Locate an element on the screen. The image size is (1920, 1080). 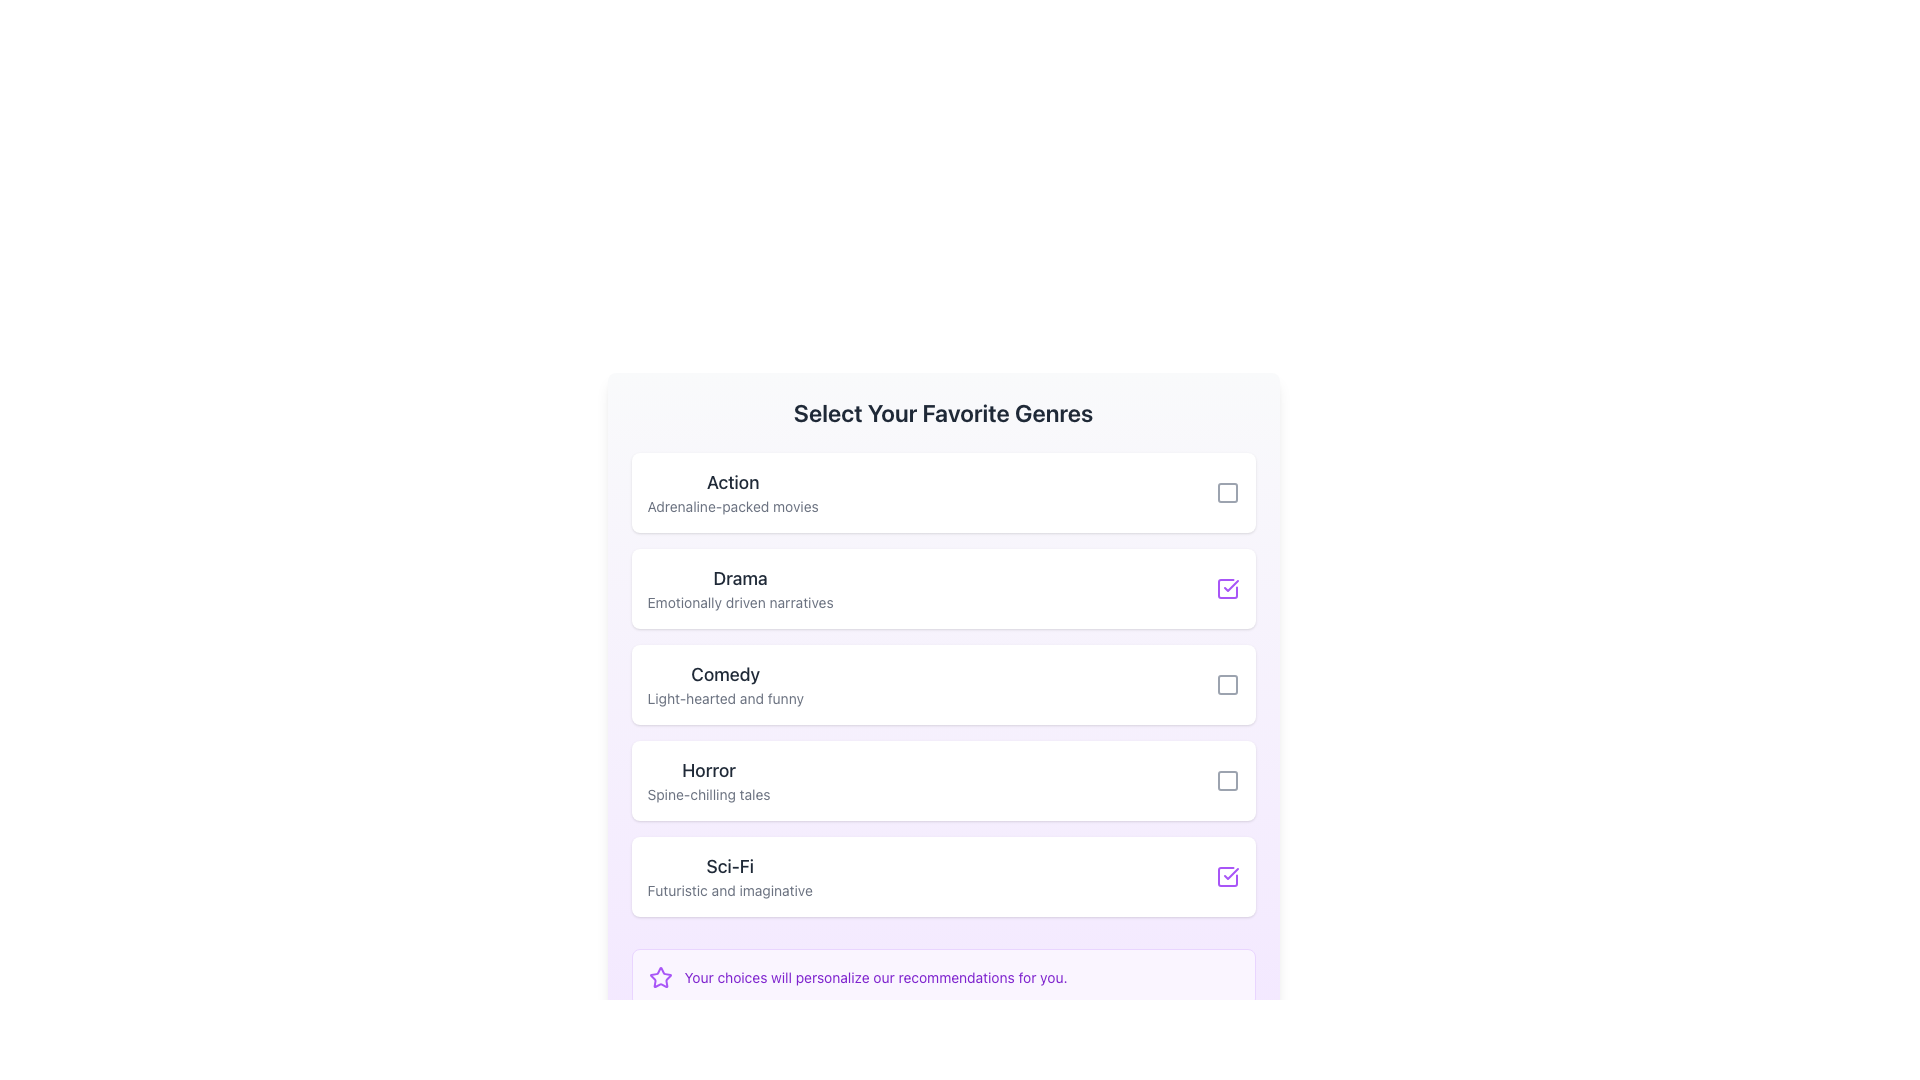
the text label displaying 'Light-hearted and funny', which is styled in a smaller, gray-colored font and positioned below the 'Comedy' title is located at coordinates (724, 697).